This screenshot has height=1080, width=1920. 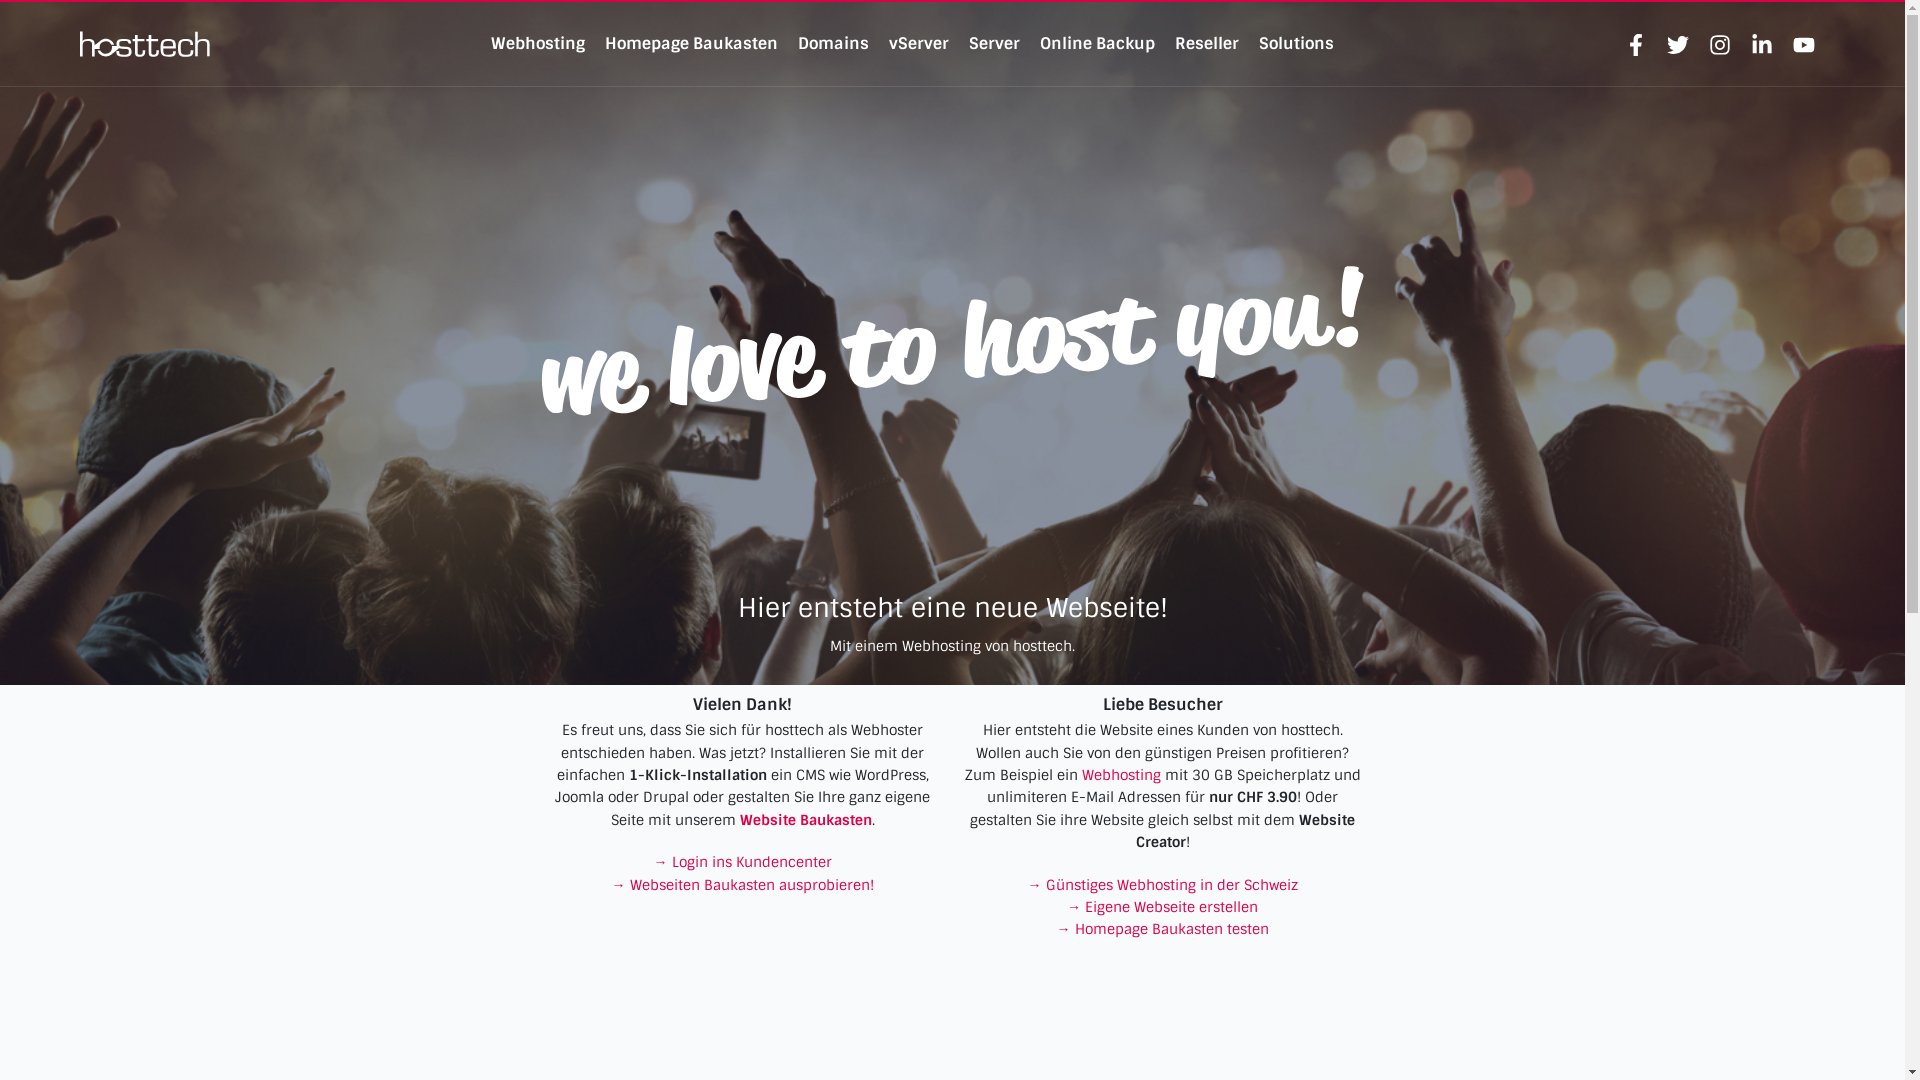 I want to click on 'Online Backup', so click(x=1096, y=43).